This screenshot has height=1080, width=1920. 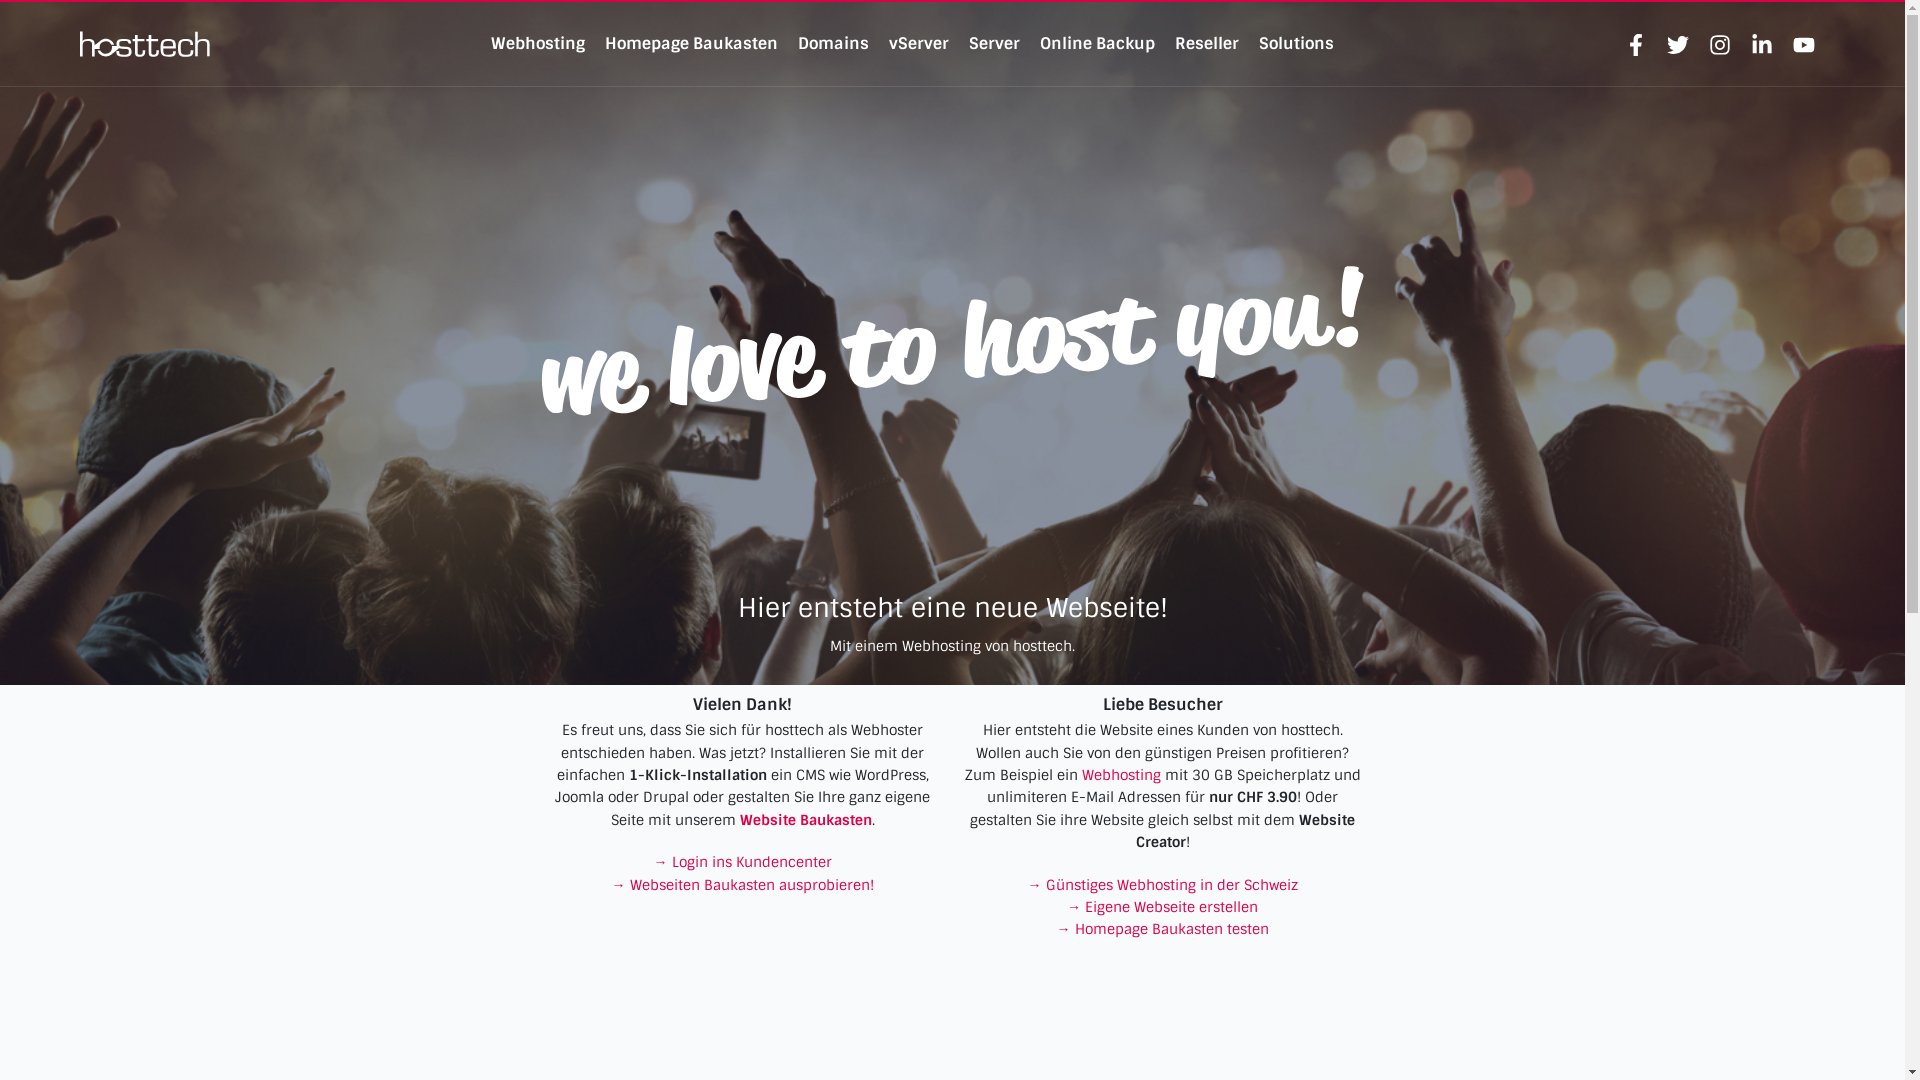 I want to click on 'Online Backup', so click(x=1096, y=43).